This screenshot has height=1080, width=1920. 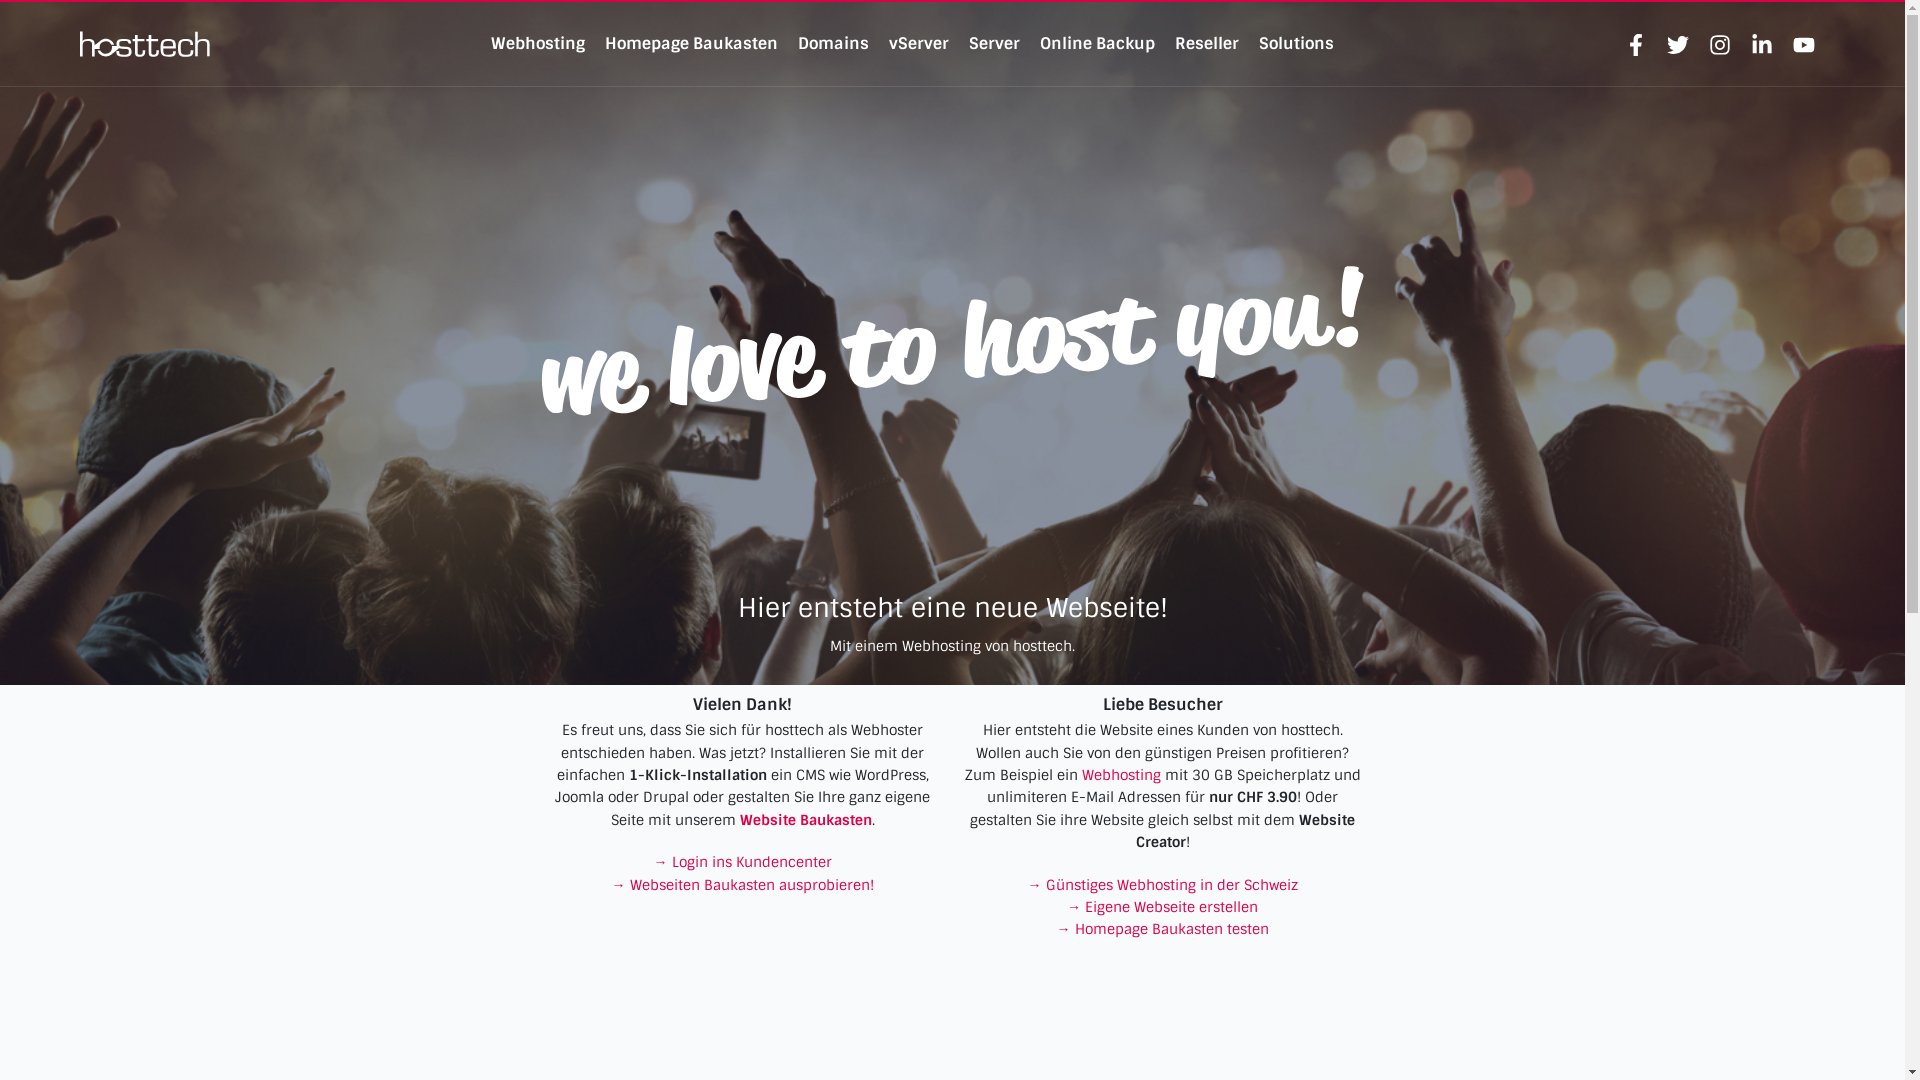 I want to click on 'Online Backup', so click(x=1096, y=43).